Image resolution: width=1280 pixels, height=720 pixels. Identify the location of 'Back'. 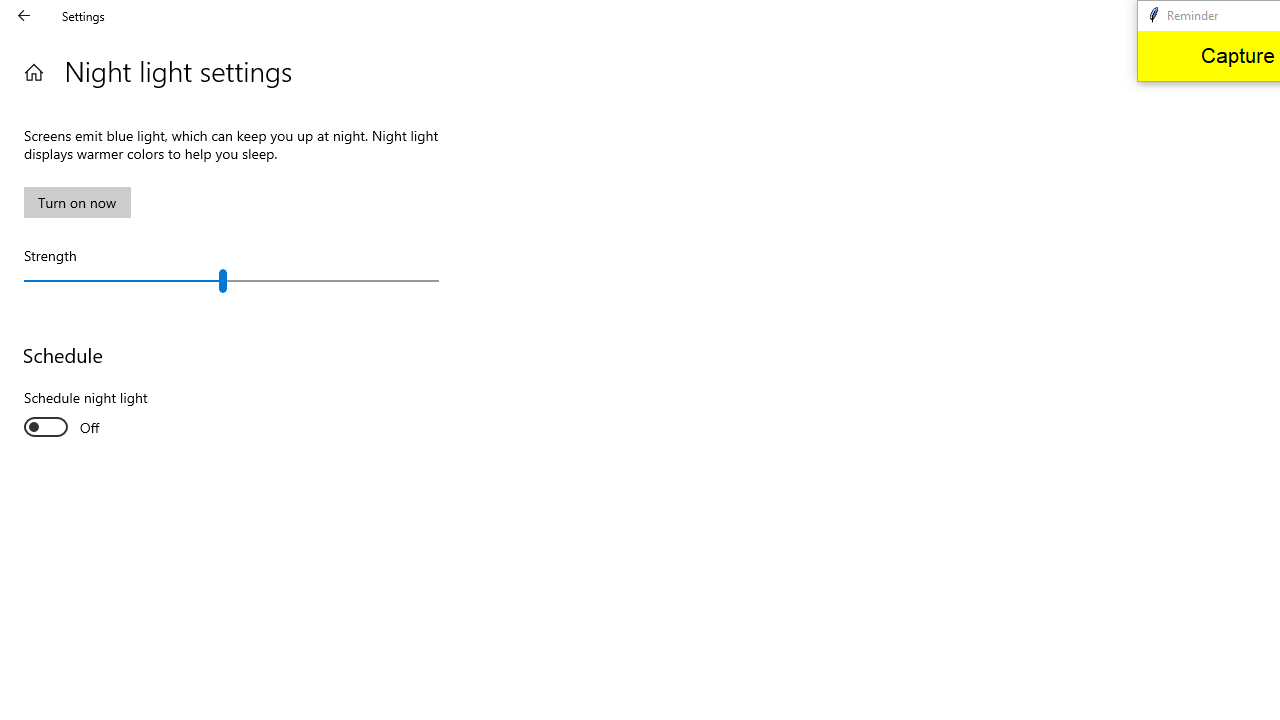
(24, 15).